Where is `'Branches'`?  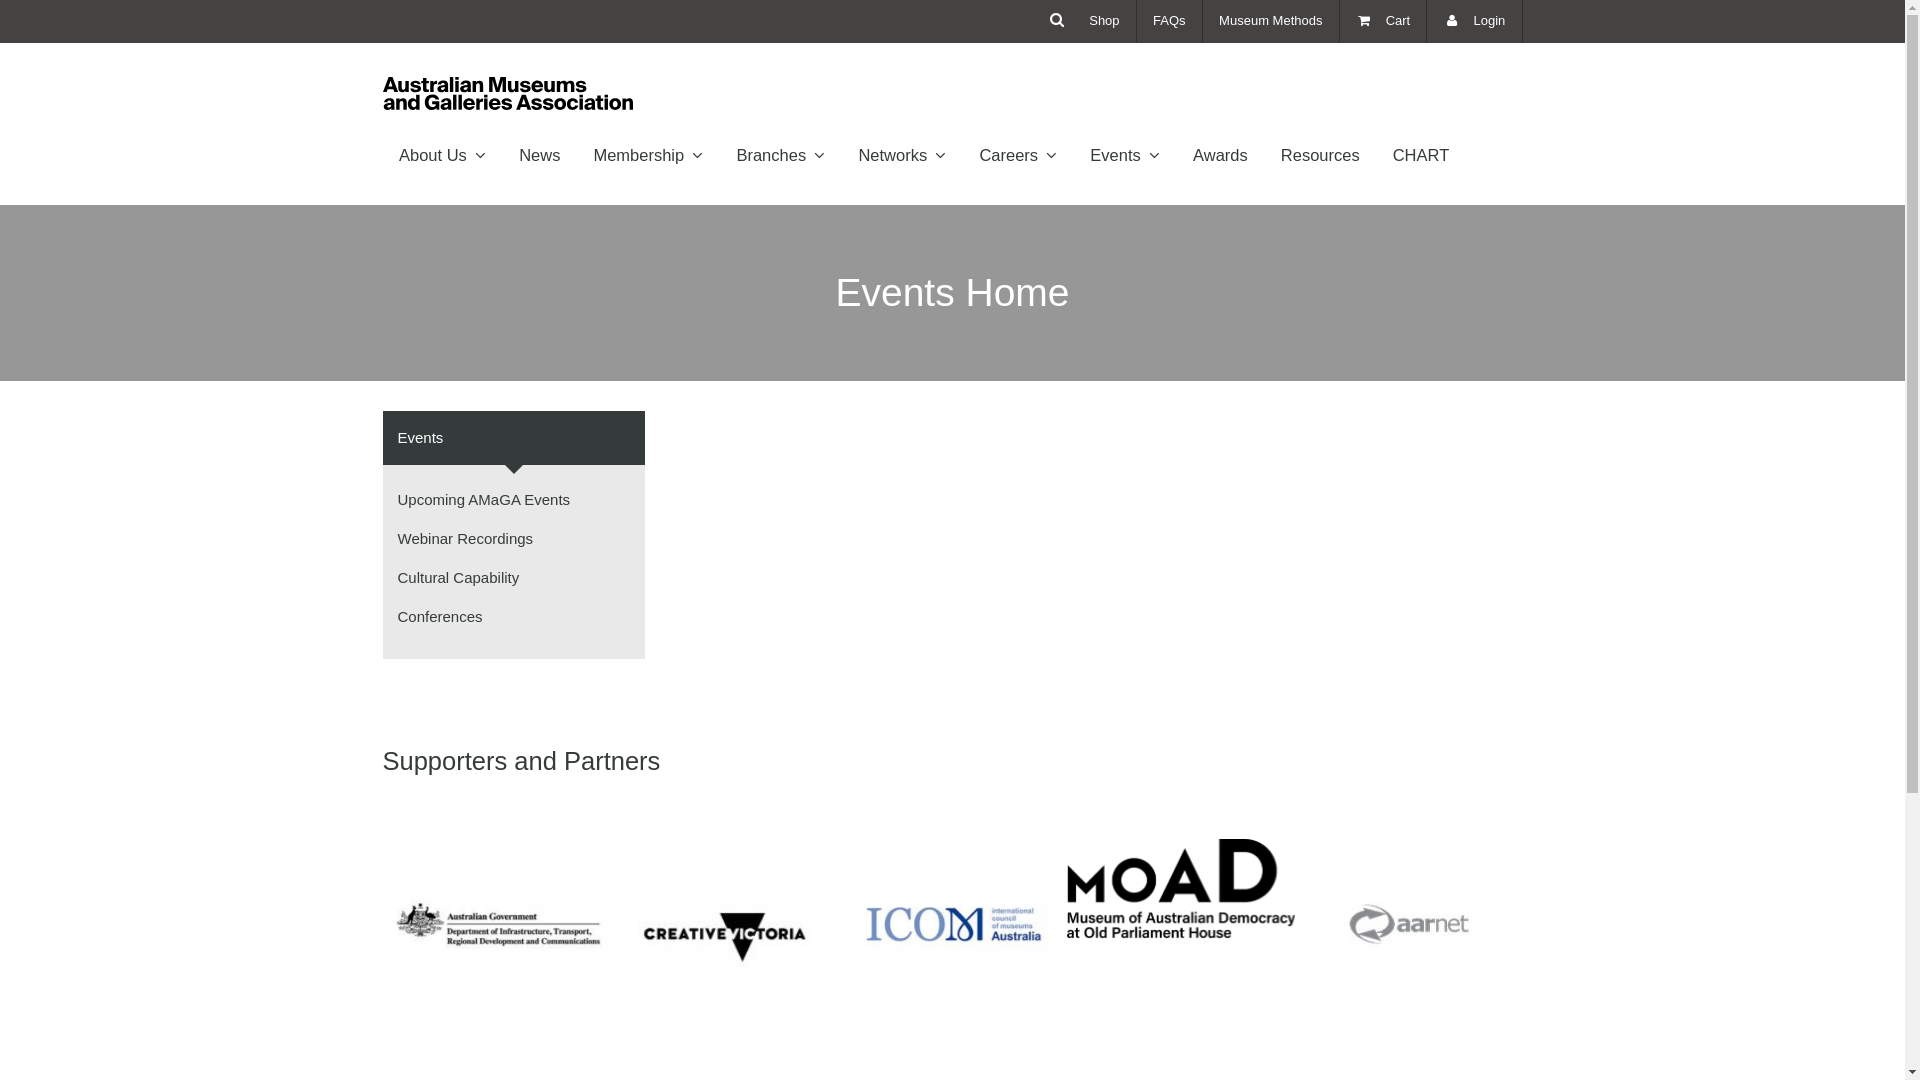 'Branches' is located at coordinates (780, 153).